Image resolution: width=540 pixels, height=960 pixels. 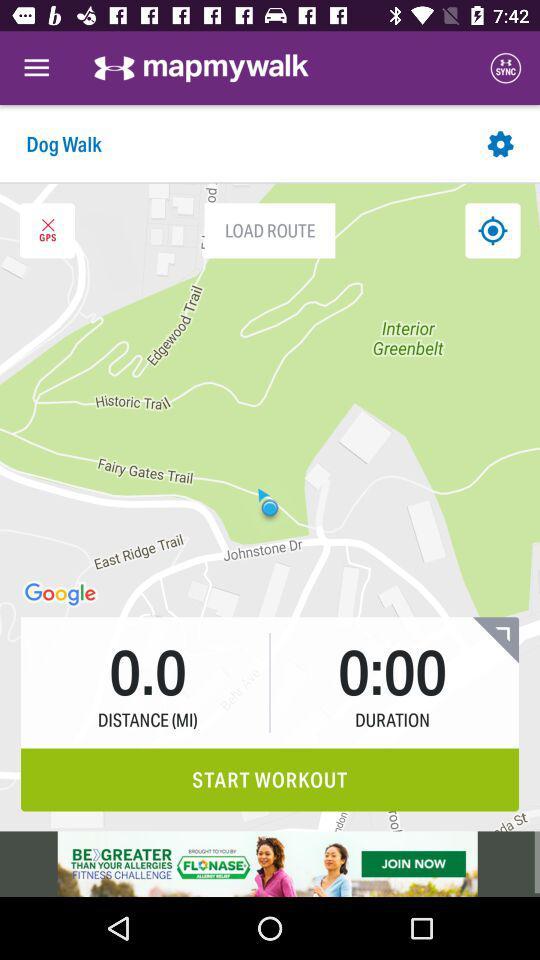 What do you see at coordinates (47, 230) in the screenshot?
I see `open gps` at bounding box center [47, 230].